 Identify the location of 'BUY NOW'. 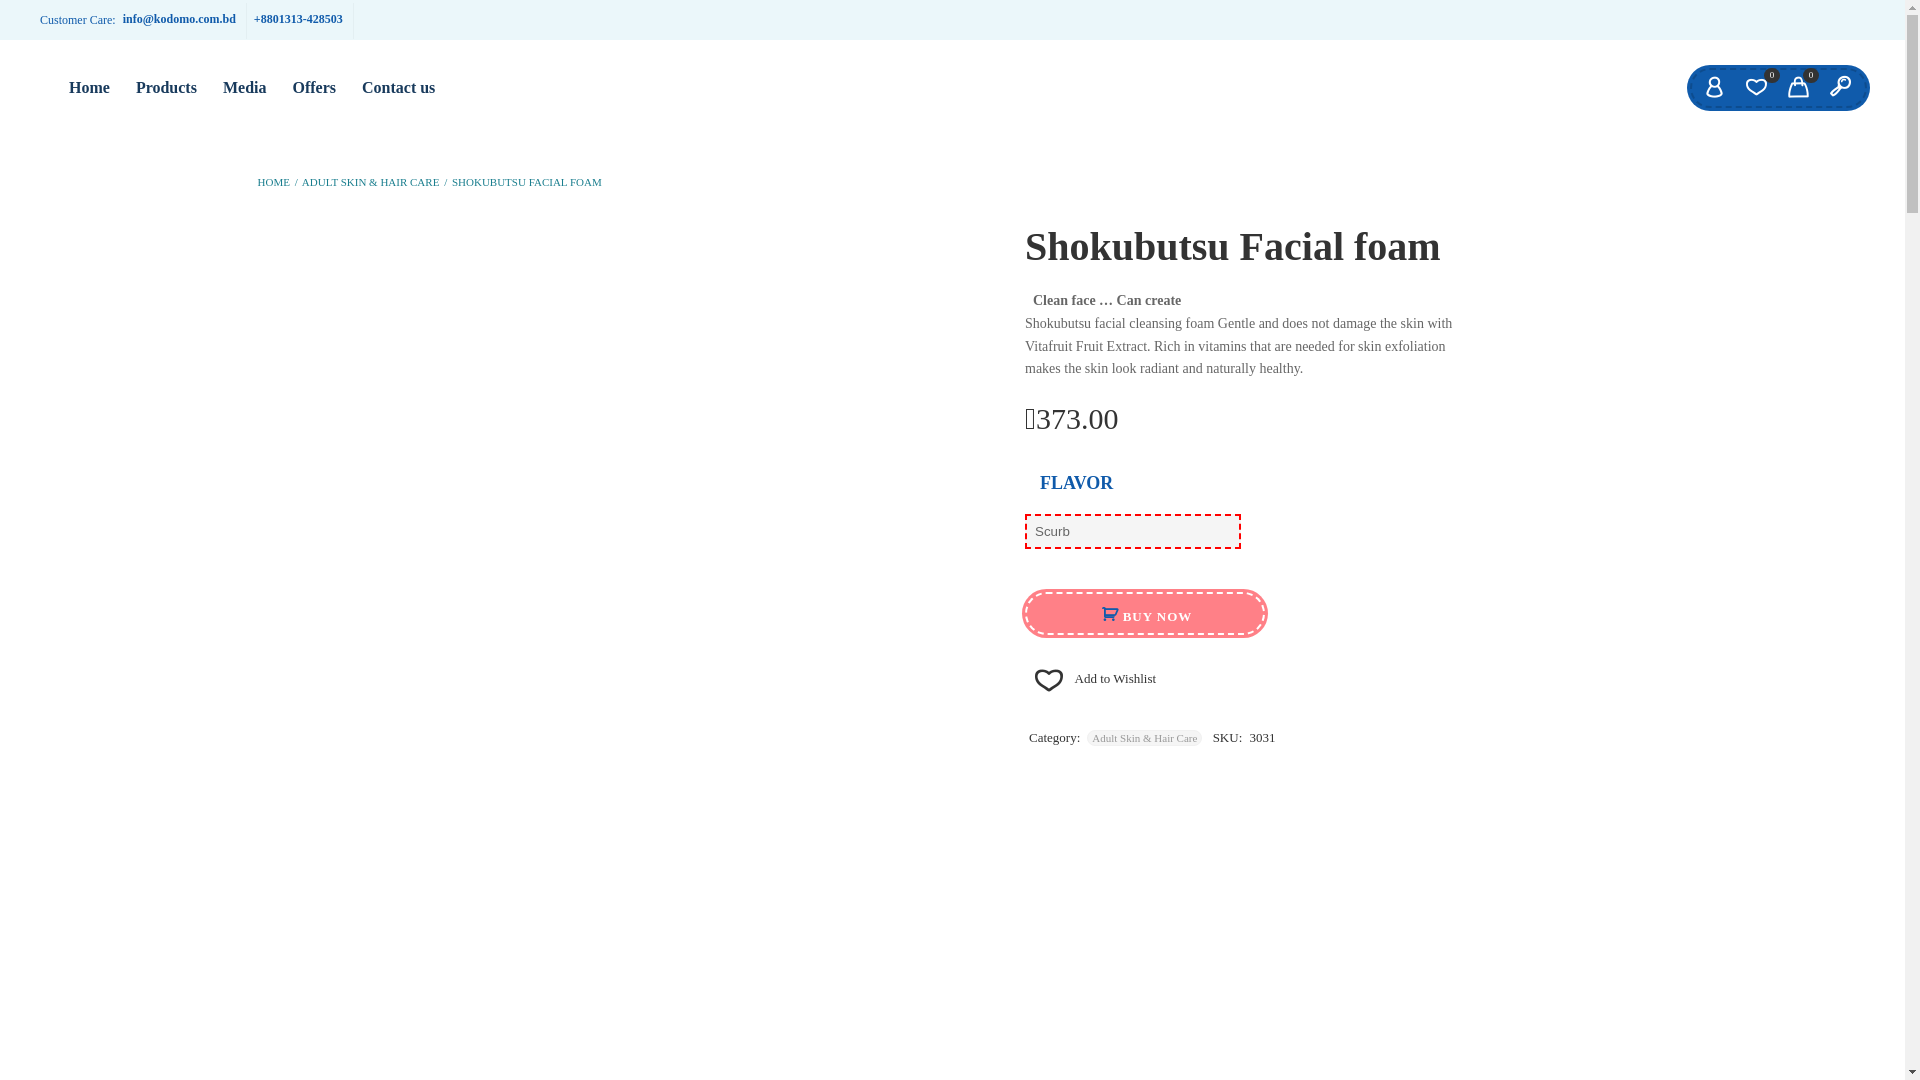
(1145, 612).